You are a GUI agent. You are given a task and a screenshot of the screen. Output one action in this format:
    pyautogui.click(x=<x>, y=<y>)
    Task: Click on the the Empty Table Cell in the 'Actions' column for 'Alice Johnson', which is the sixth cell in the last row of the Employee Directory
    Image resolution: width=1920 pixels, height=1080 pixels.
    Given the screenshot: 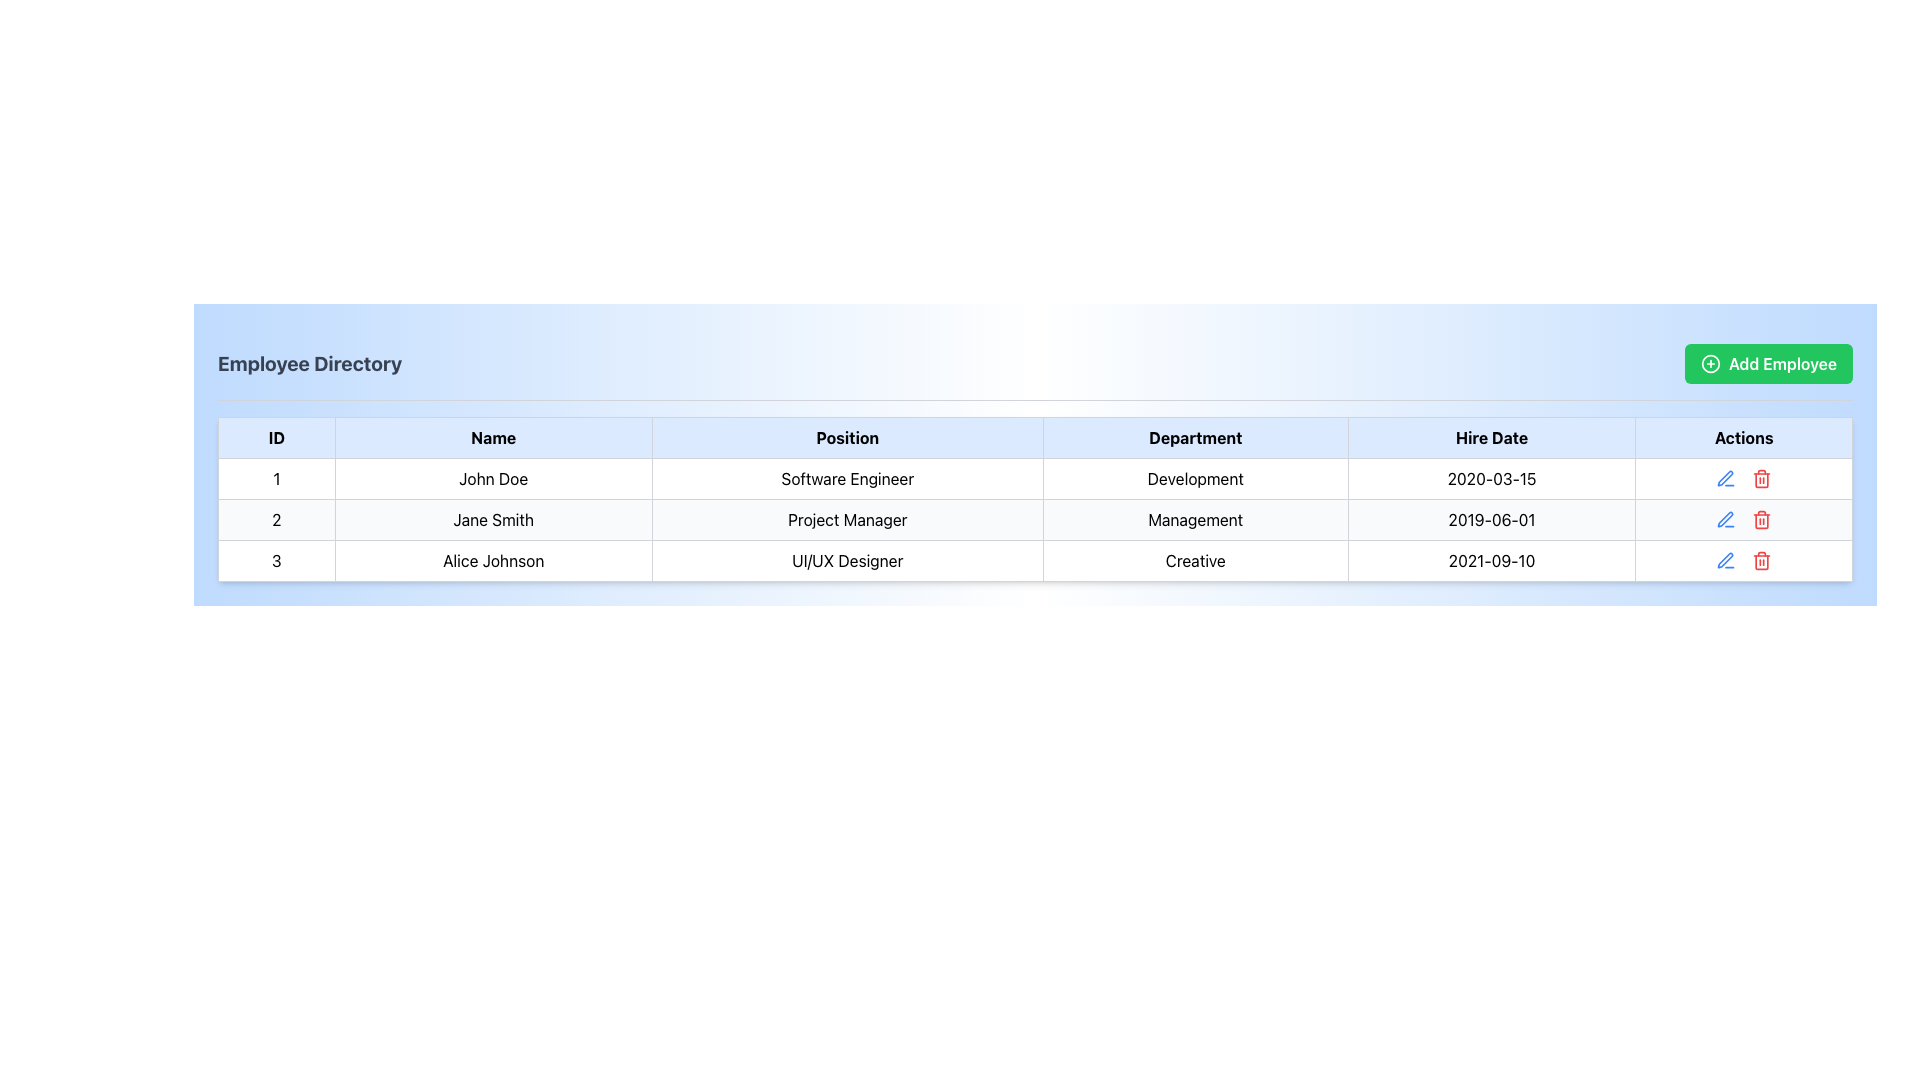 What is the action you would take?
    pyautogui.click(x=1743, y=560)
    